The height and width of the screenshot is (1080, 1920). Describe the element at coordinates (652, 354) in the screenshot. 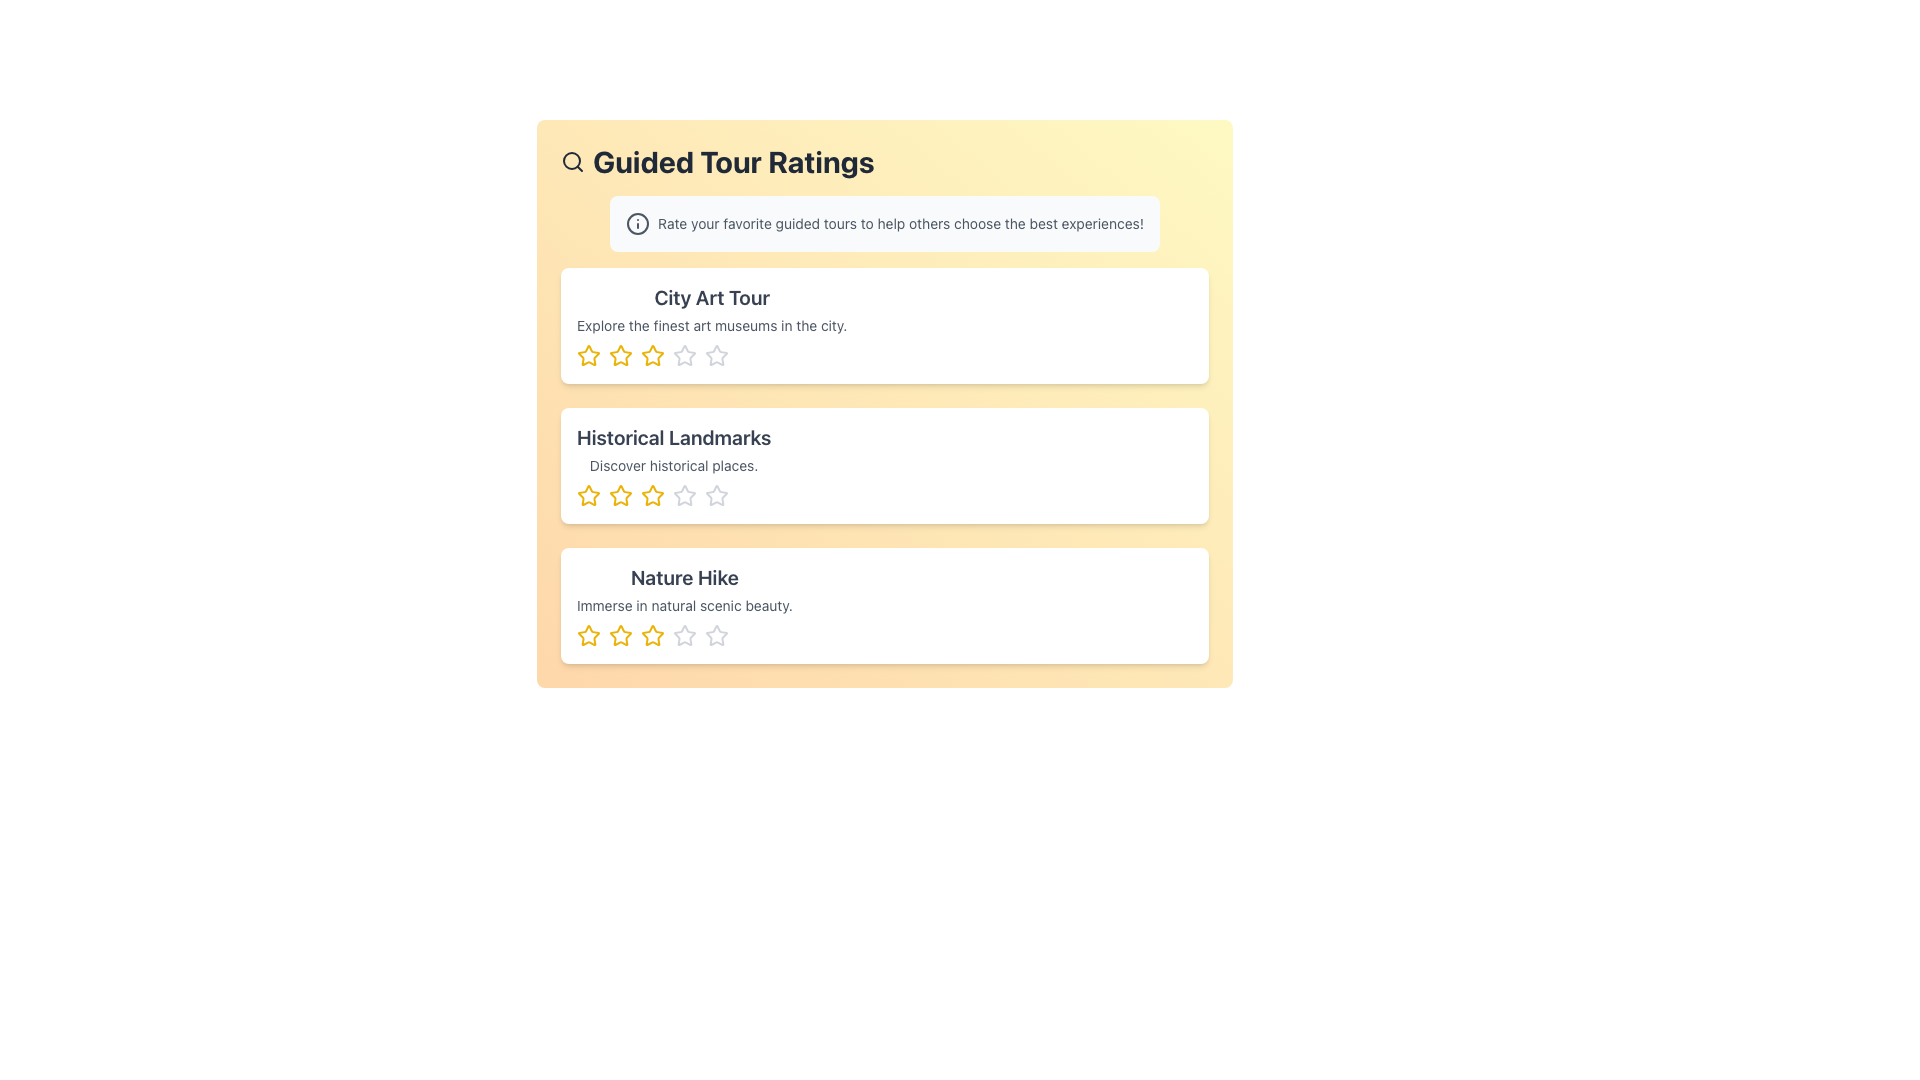

I see `the third yellow star icon in the horizontal row under the 'City Art Tour' card` at that location.